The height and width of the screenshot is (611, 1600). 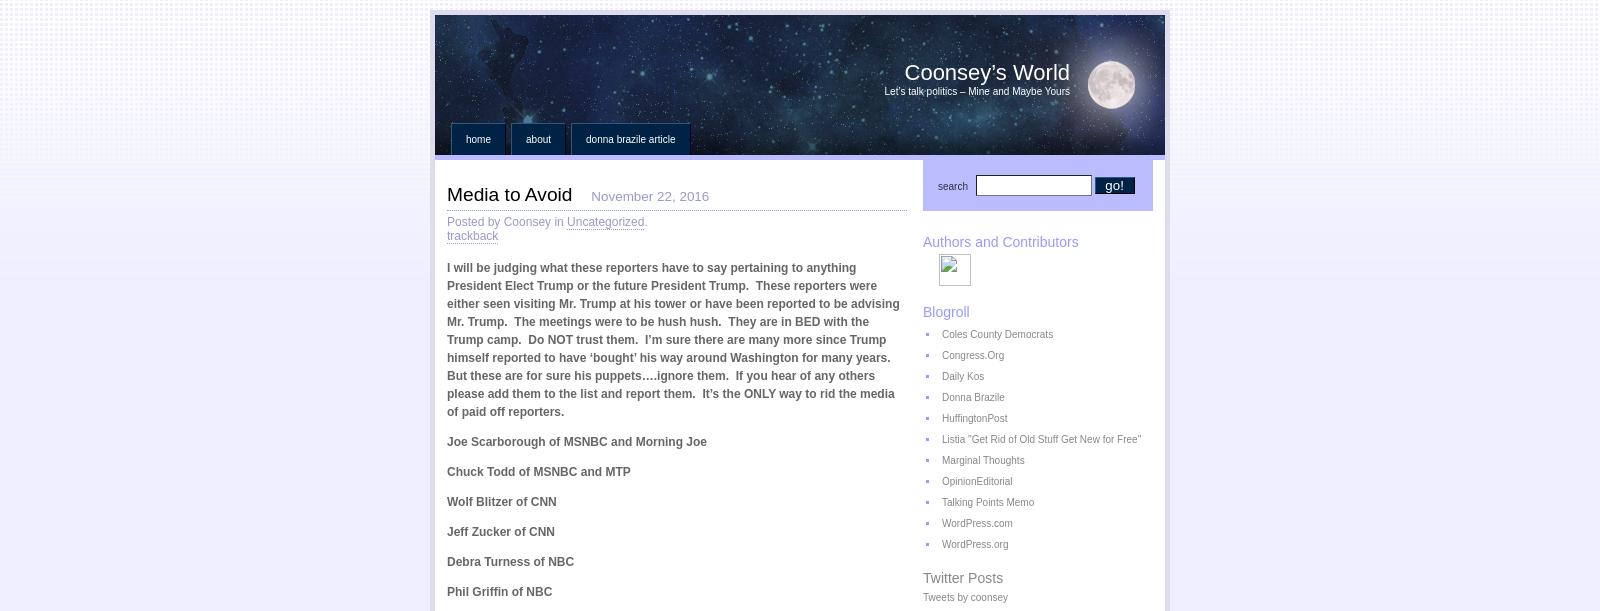 I want to click on 'Donna Brazile', so click(x=940, y=397).